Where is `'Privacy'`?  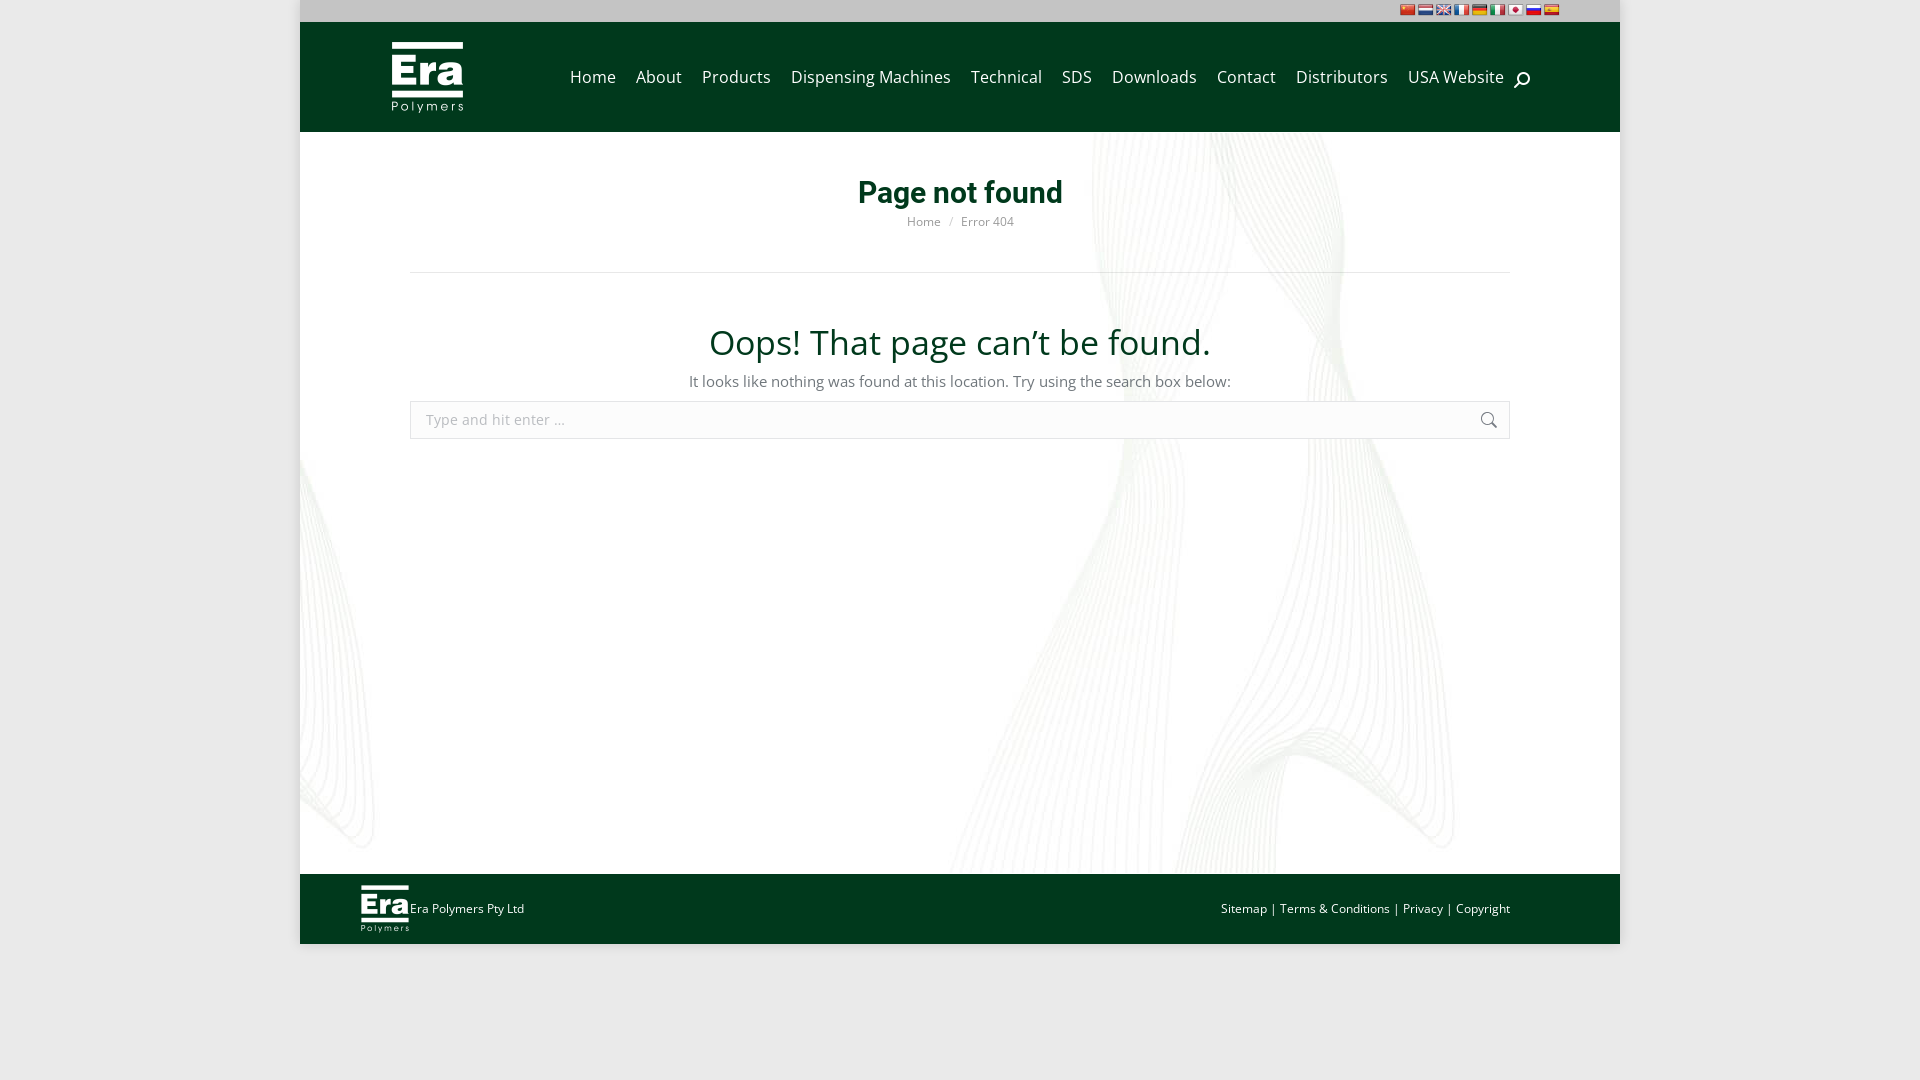 'Privacy' is located at coordinates (1401, 908).